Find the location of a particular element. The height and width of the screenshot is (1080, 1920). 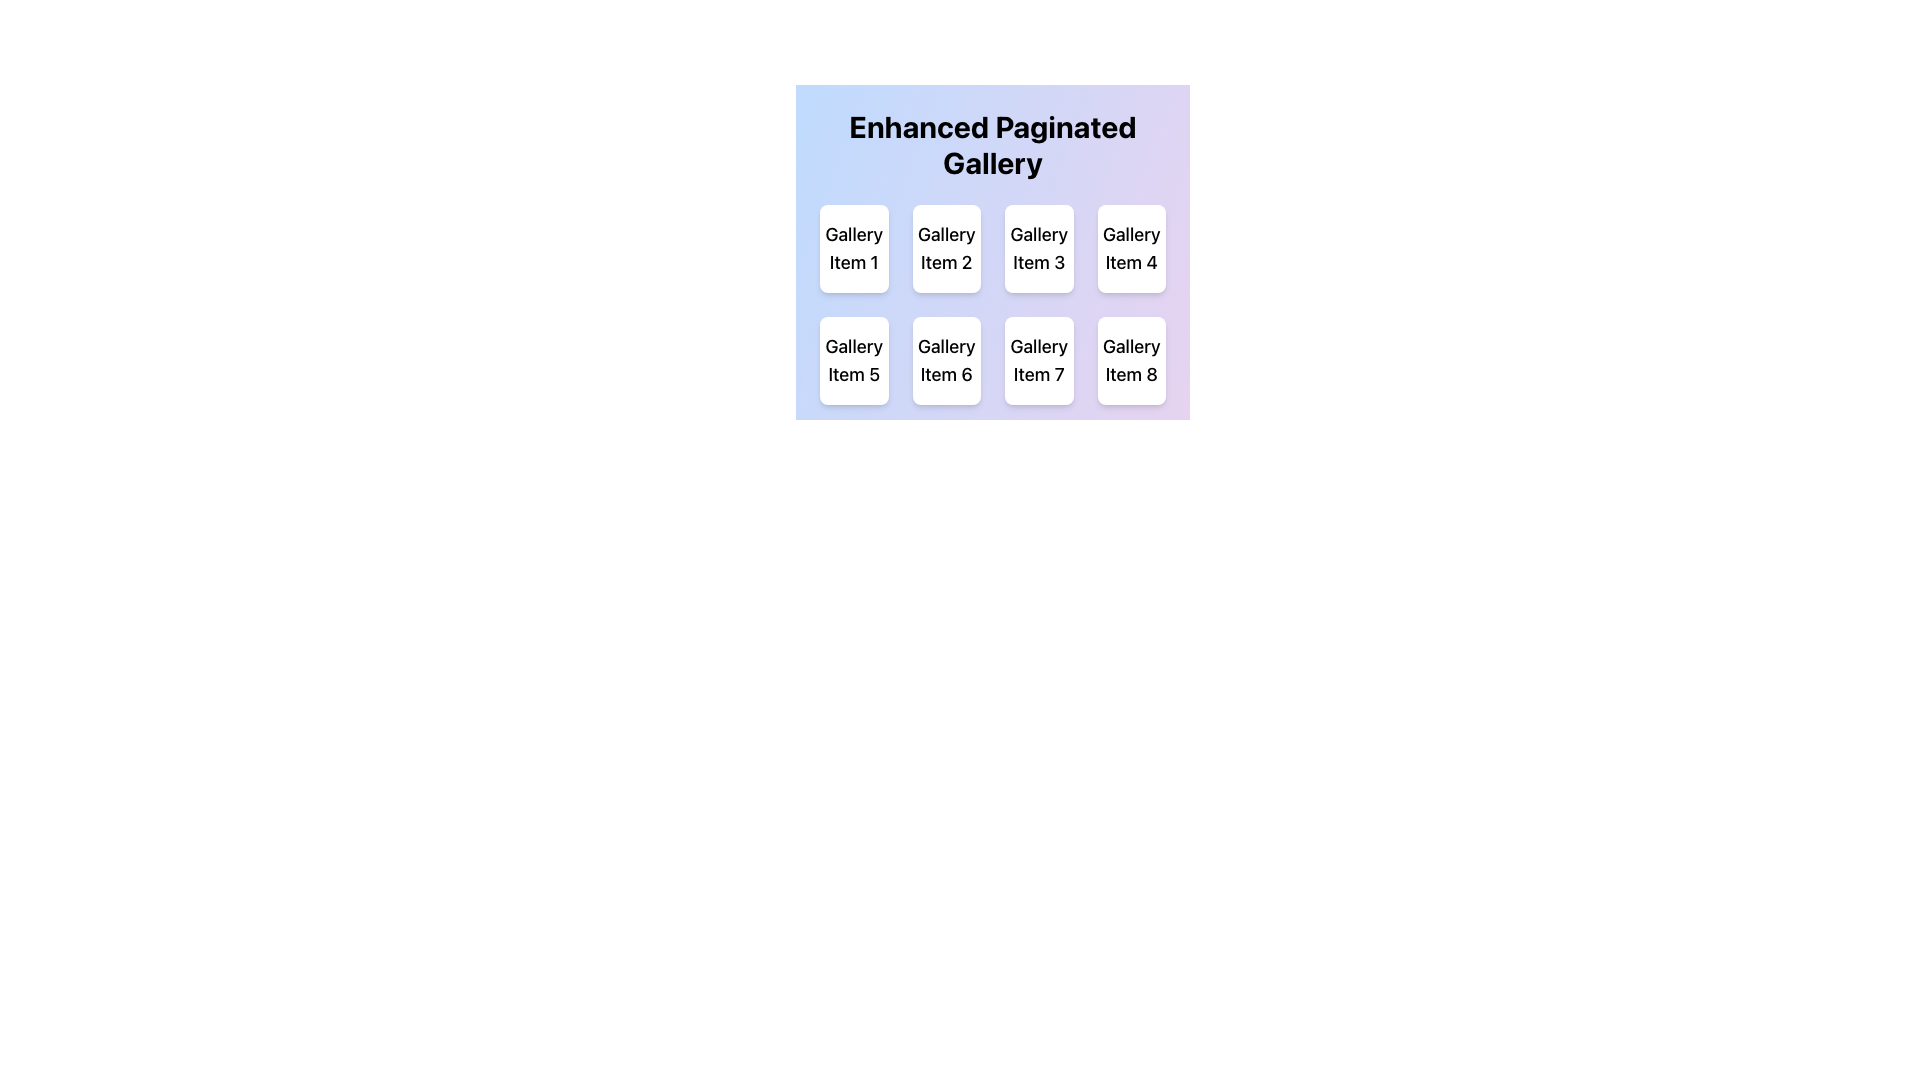

the first Interactive Card in the grid layout is located at coordinates (854, 248).